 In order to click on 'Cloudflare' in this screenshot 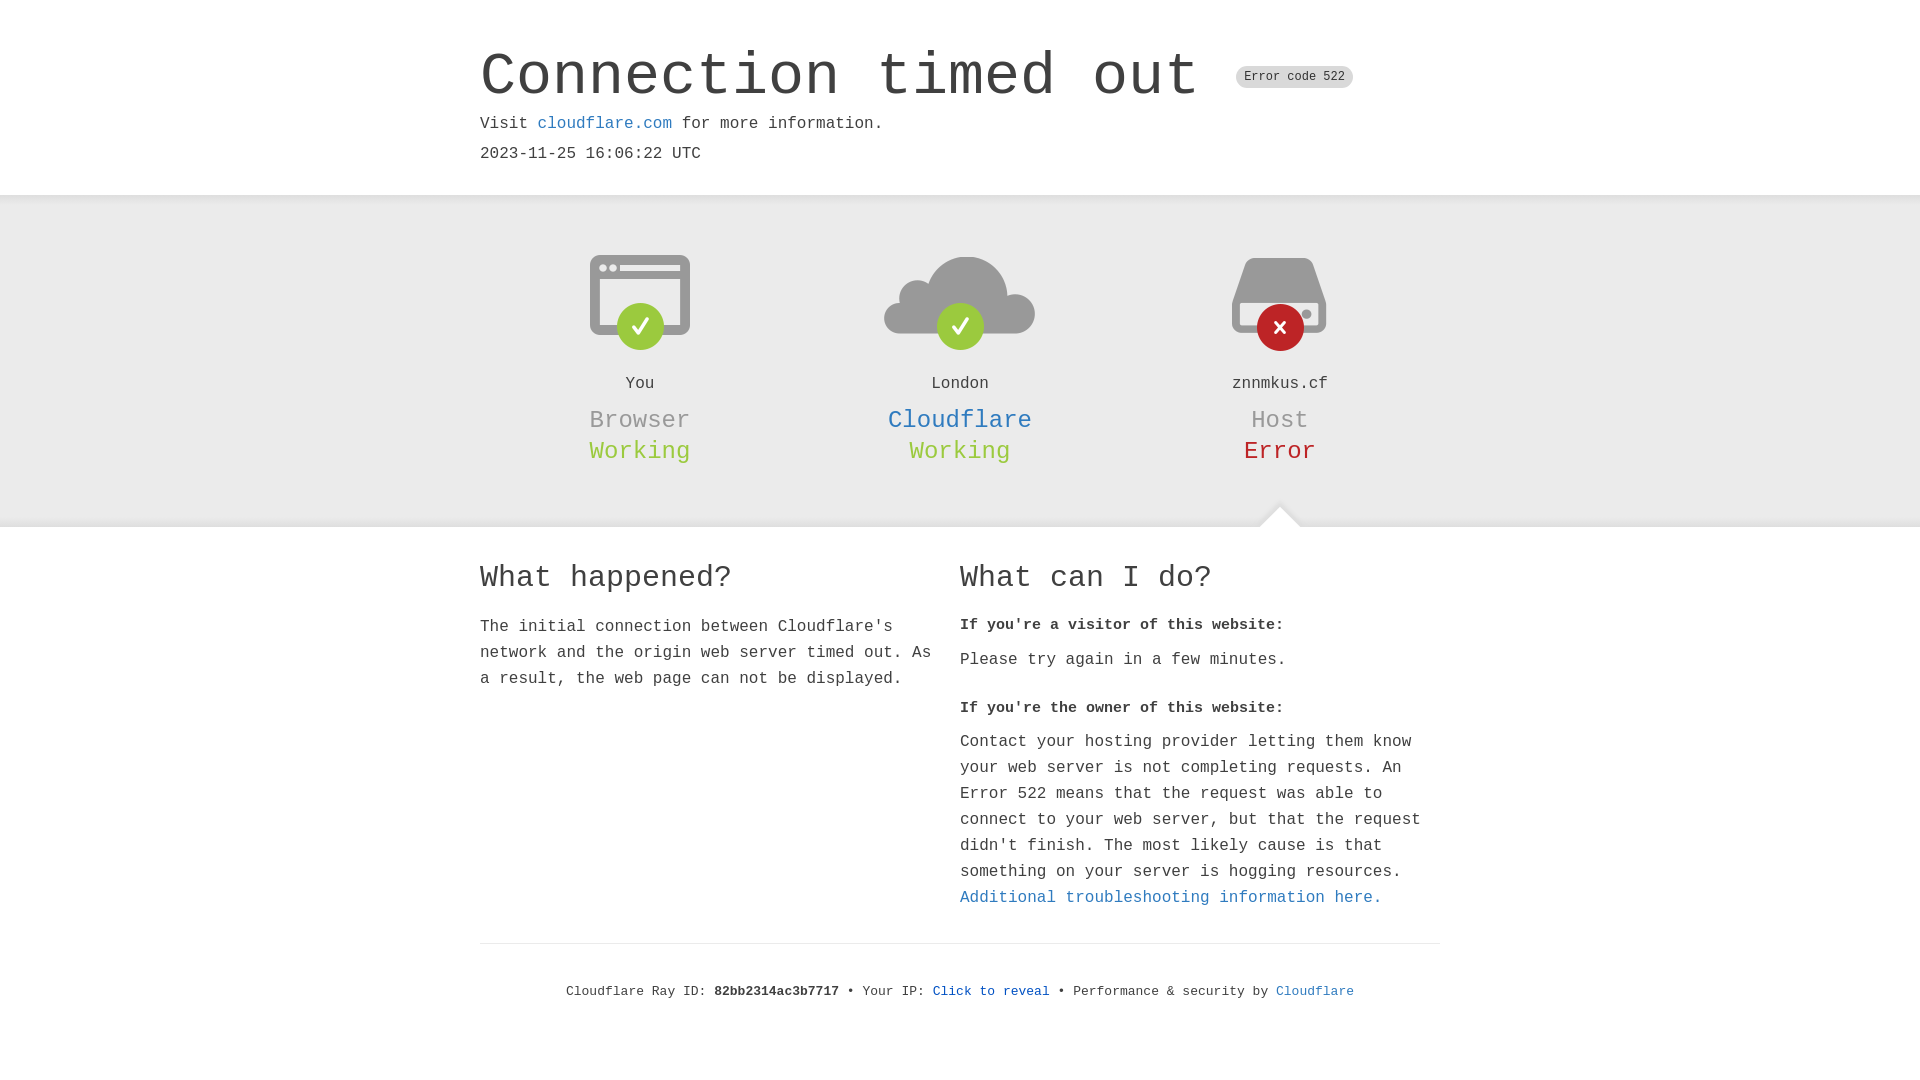, I will do `click(960, 419)`.